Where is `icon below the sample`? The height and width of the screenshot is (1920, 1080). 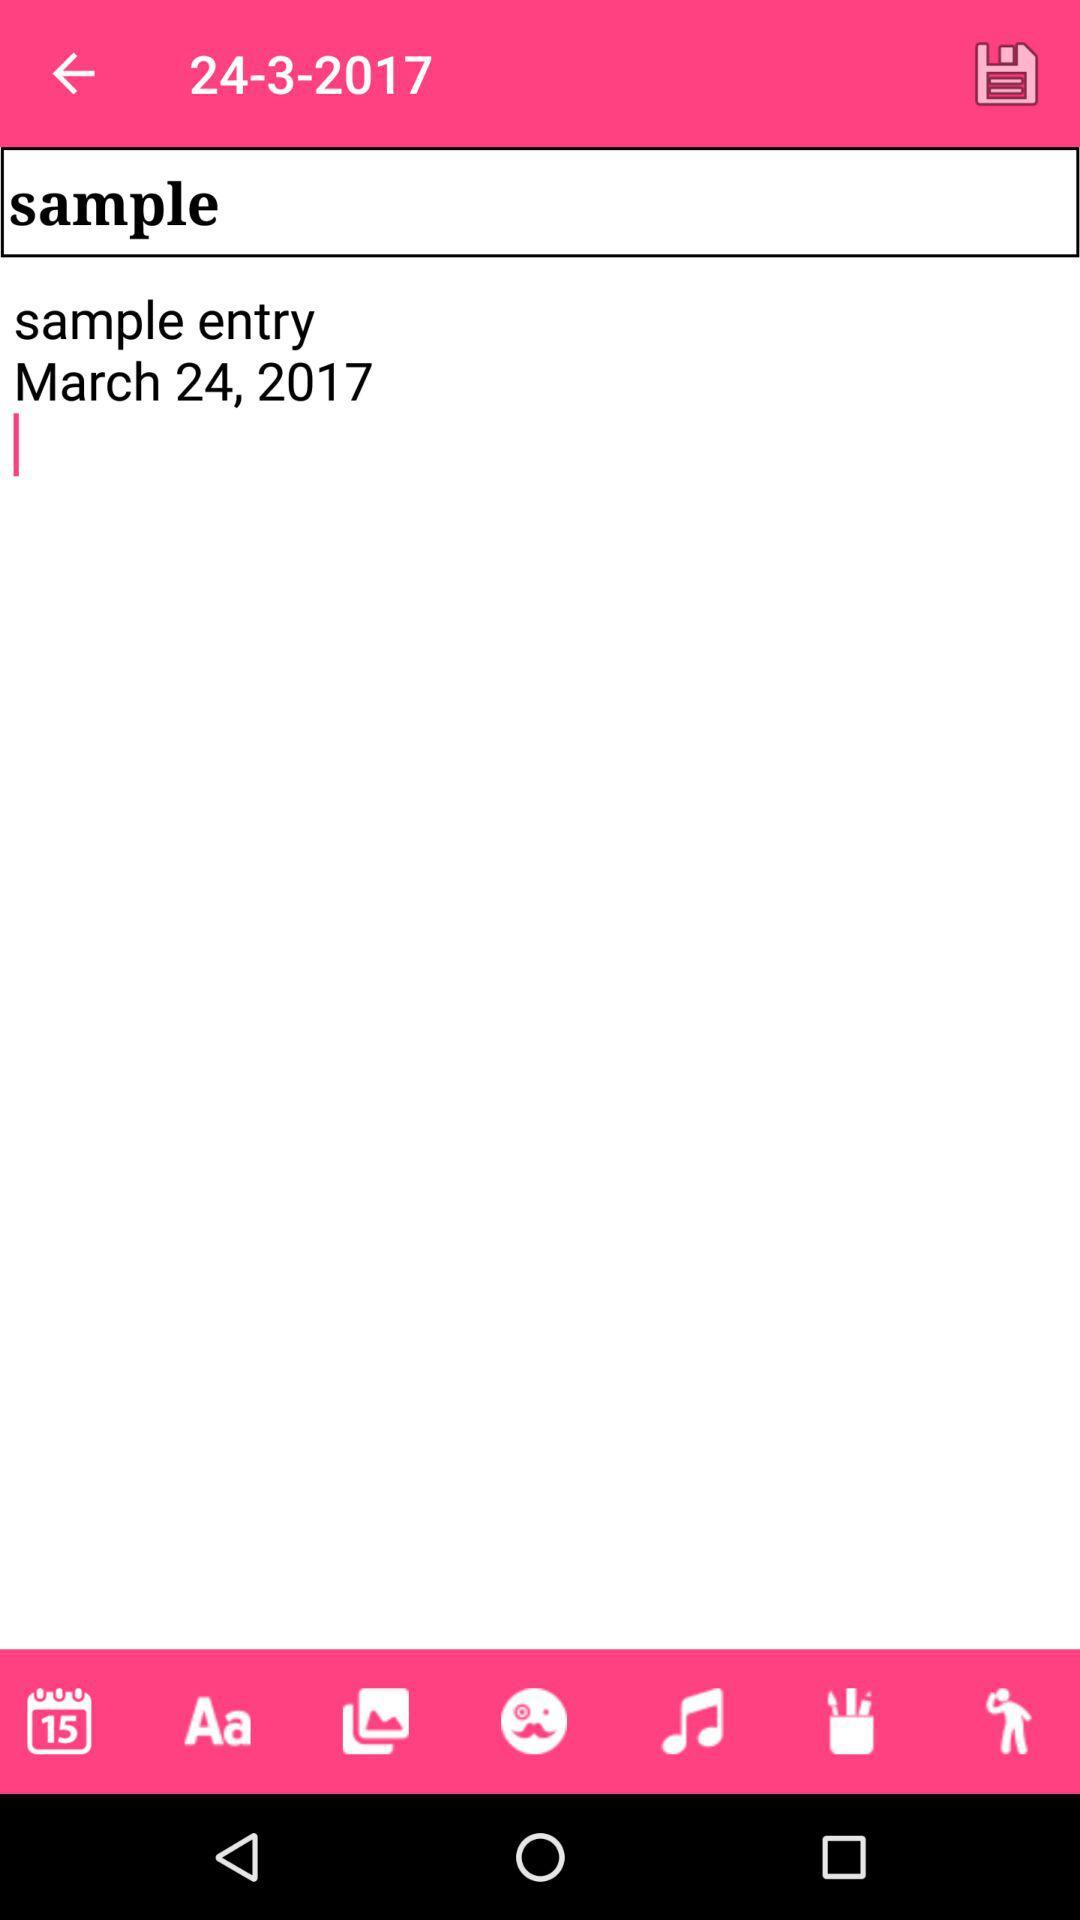 icon below the sample is located at coordinates (540, 966).